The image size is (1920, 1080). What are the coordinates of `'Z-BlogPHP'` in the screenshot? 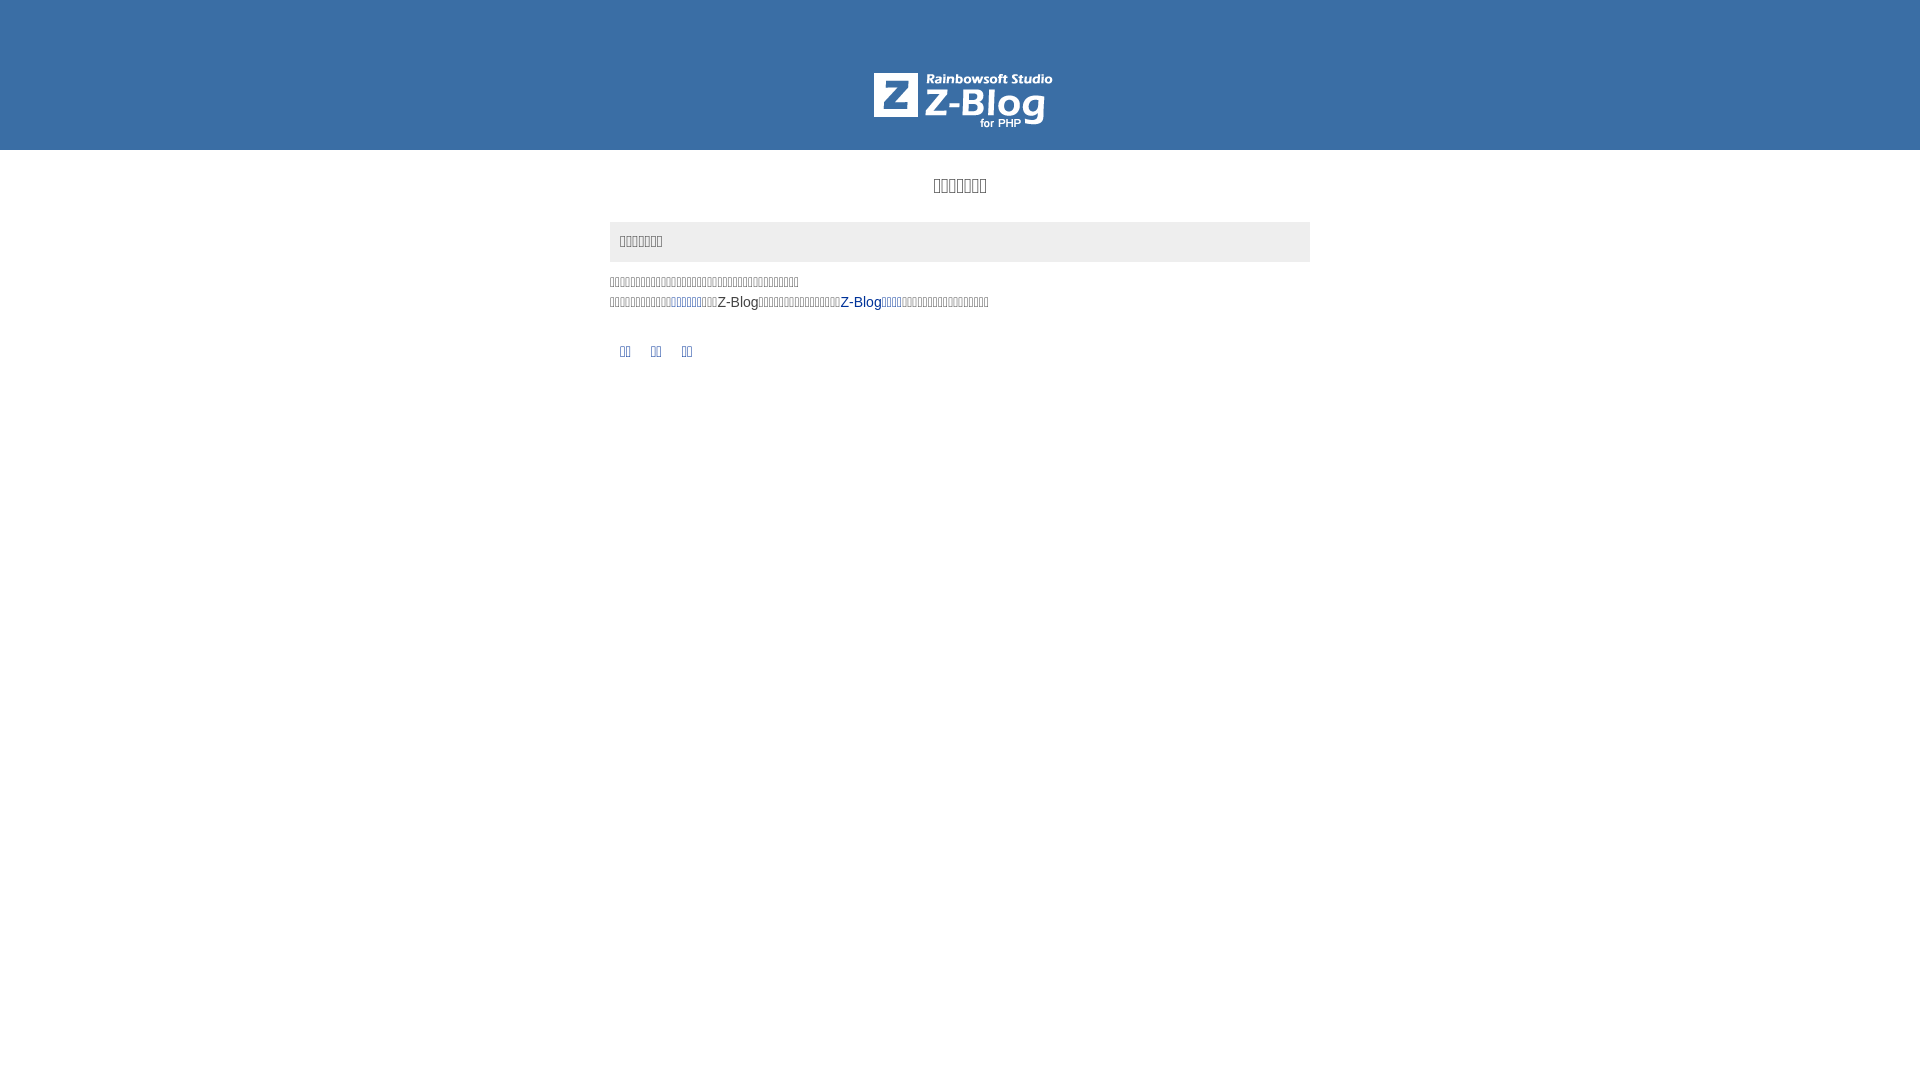 It's located at (859, 95).